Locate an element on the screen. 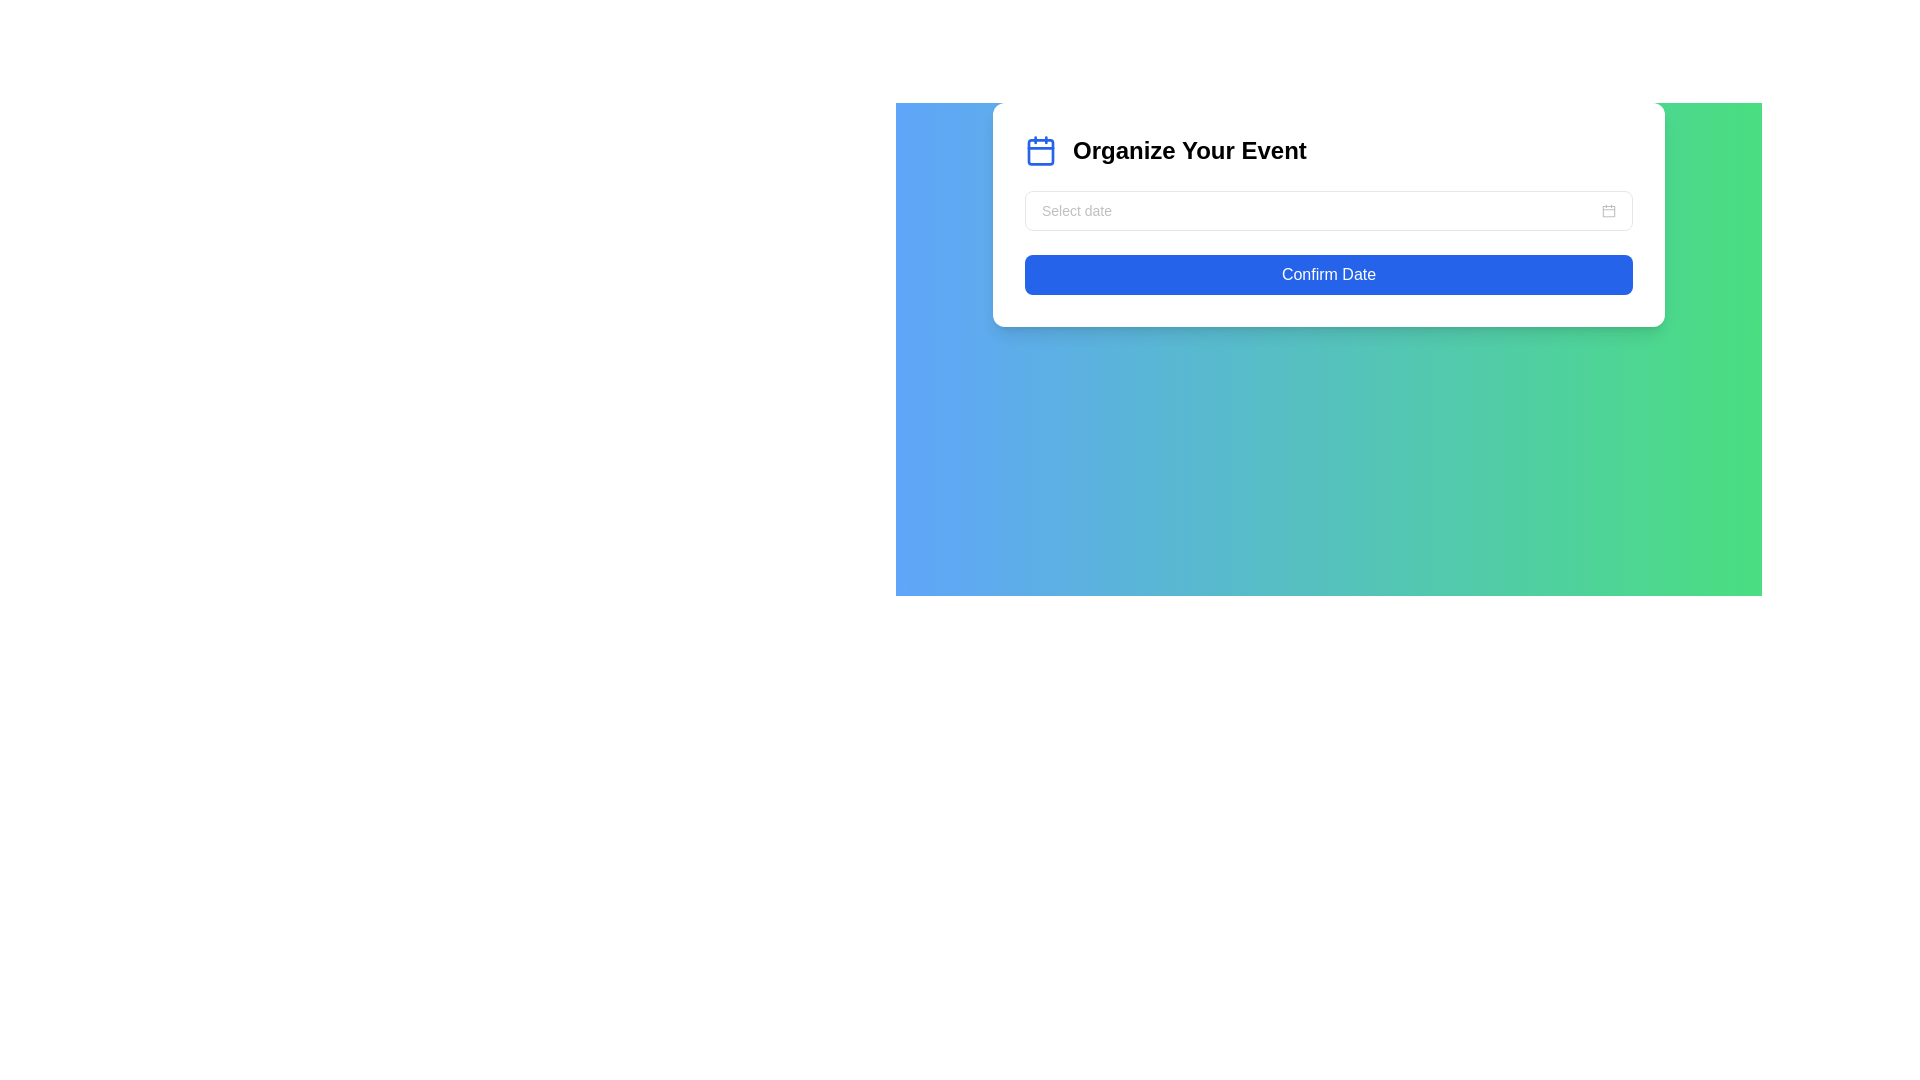 The width and height of the screenshot is (1920, 1080). the confirmation button located at the bottom of the 'Organize Your Event' panel to receive tooltip or visual feedback is located at coordinates (1329, 274).